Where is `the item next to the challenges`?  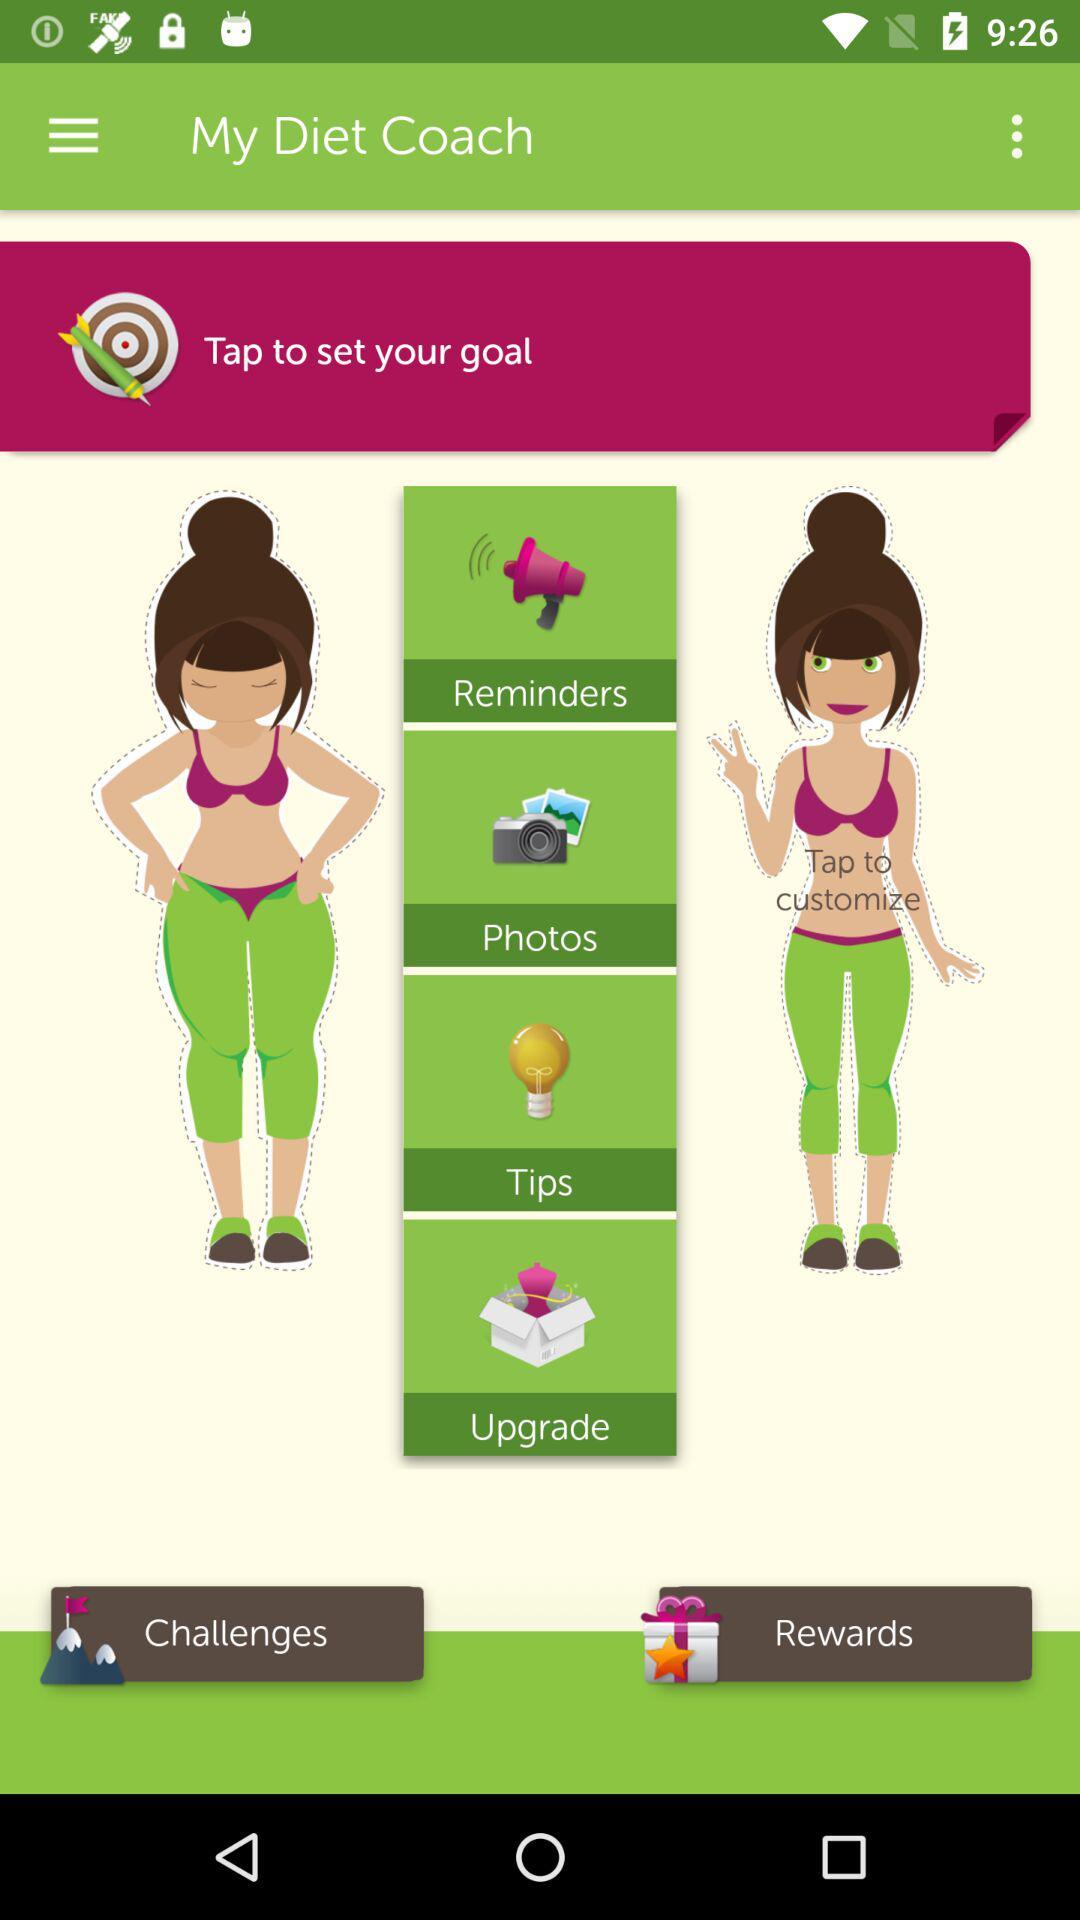
the item next to the challenges is located at coordinates (844, 1640).